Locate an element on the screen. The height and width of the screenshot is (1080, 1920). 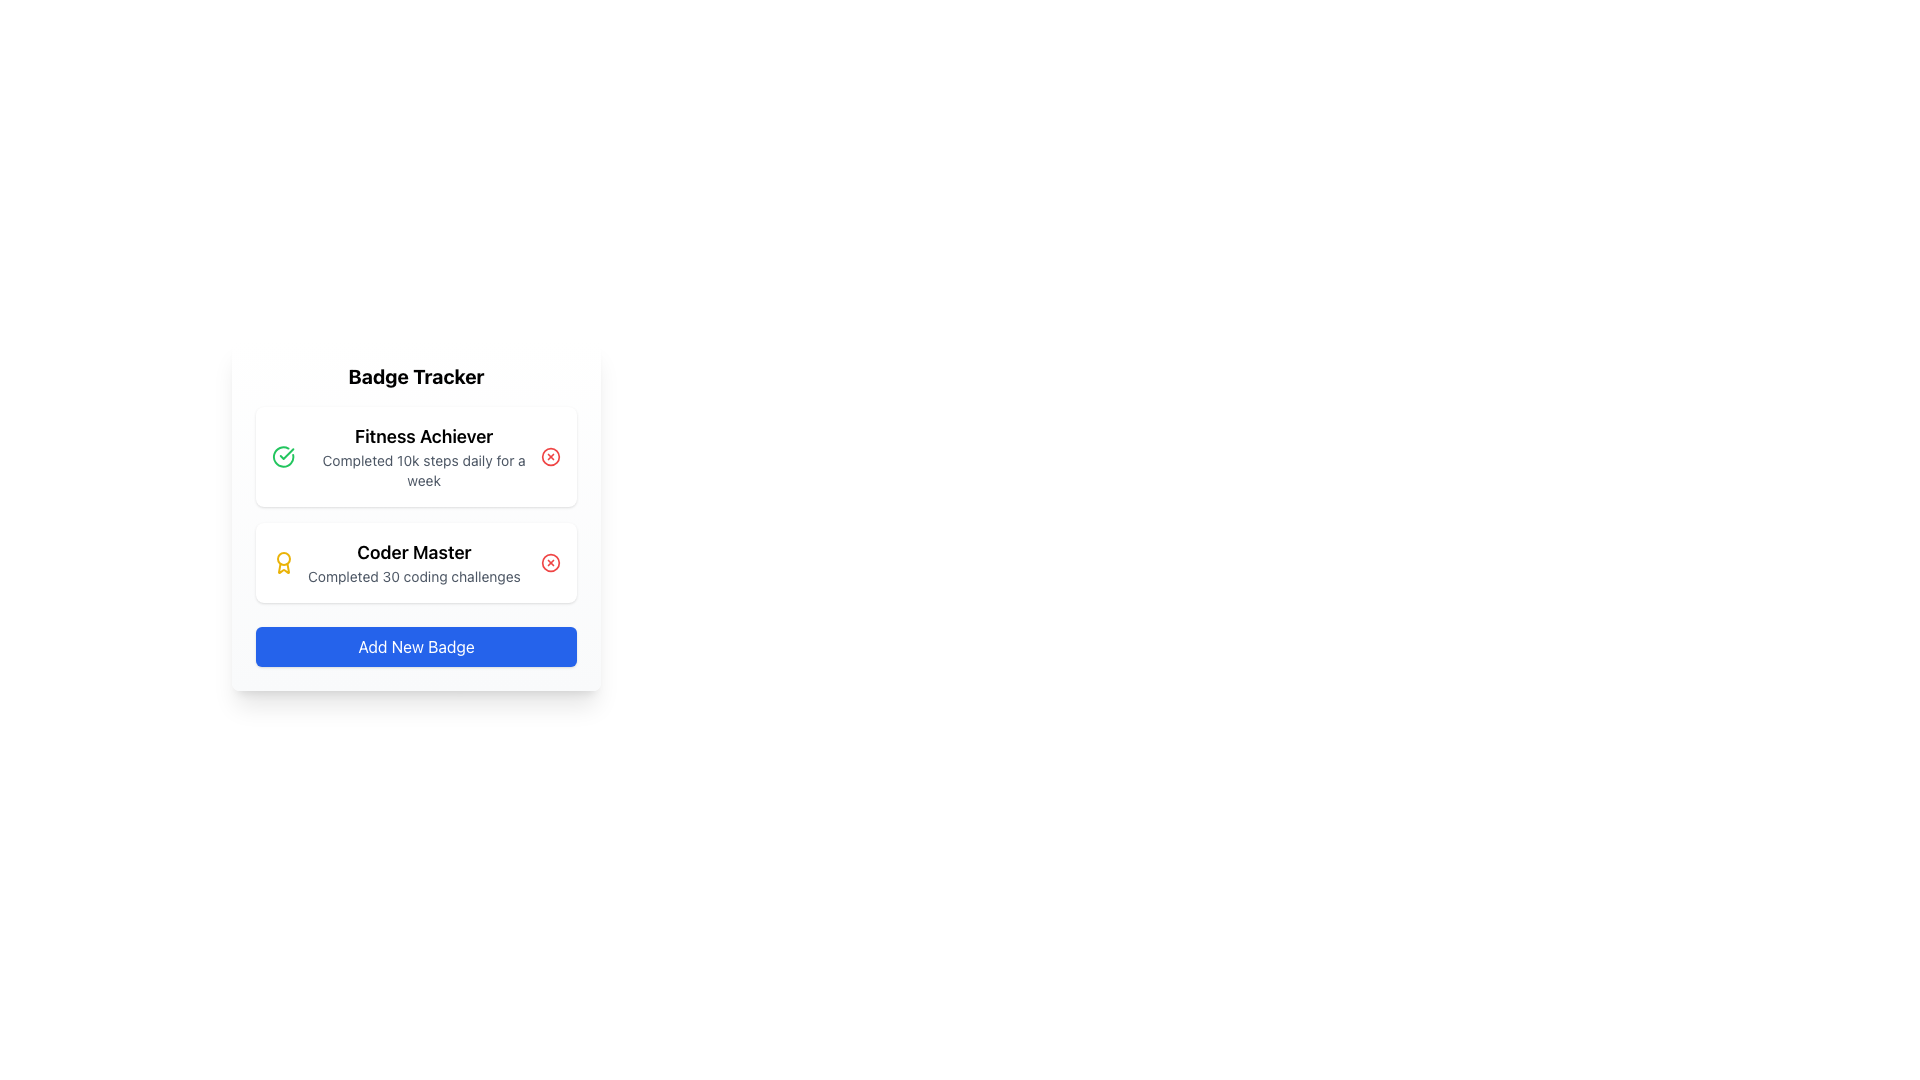
the 'Coder Master' badge element that displays the achievement title and description, located in the badge tracker interface is located at coordinates (396, 563).